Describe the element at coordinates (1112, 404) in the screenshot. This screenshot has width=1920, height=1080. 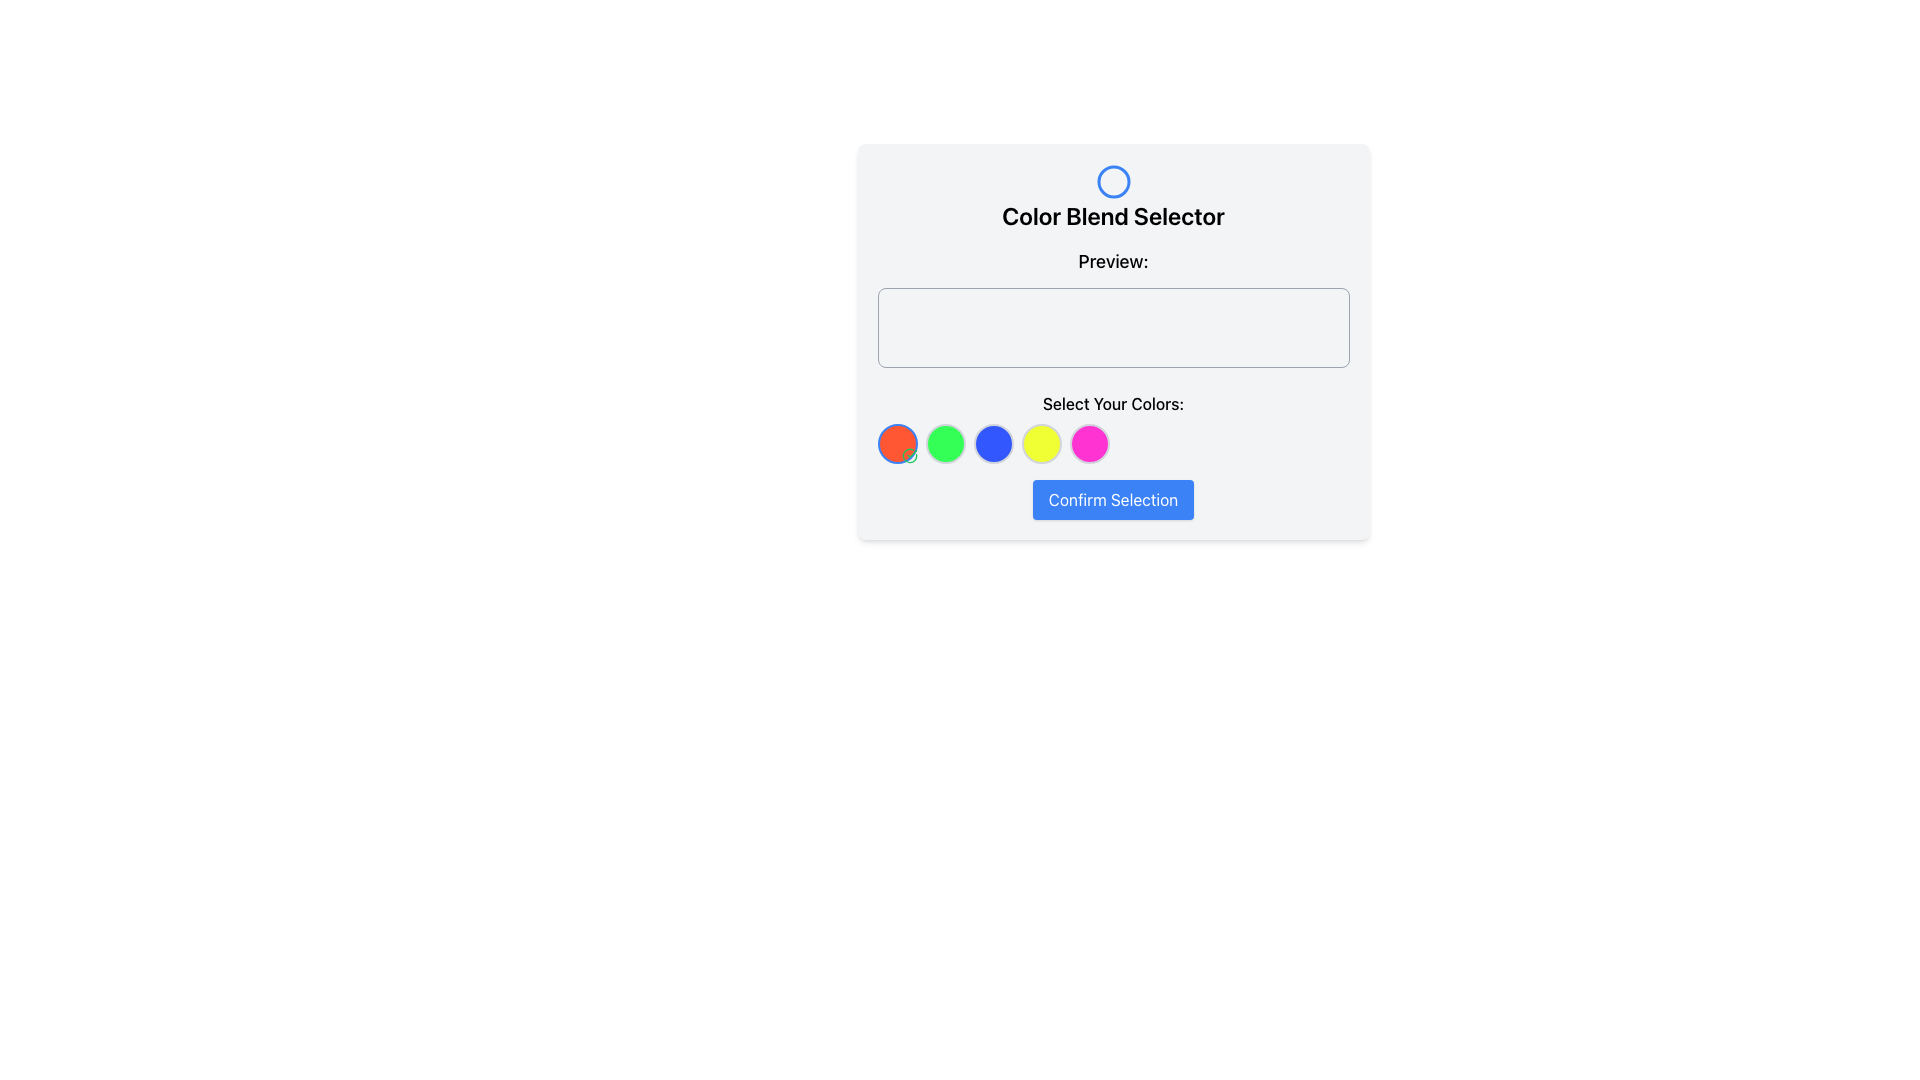
I see `text label that says 'Select Your Colors:' which is styled in bold black font and is positioned above the color selection circles` at that location.